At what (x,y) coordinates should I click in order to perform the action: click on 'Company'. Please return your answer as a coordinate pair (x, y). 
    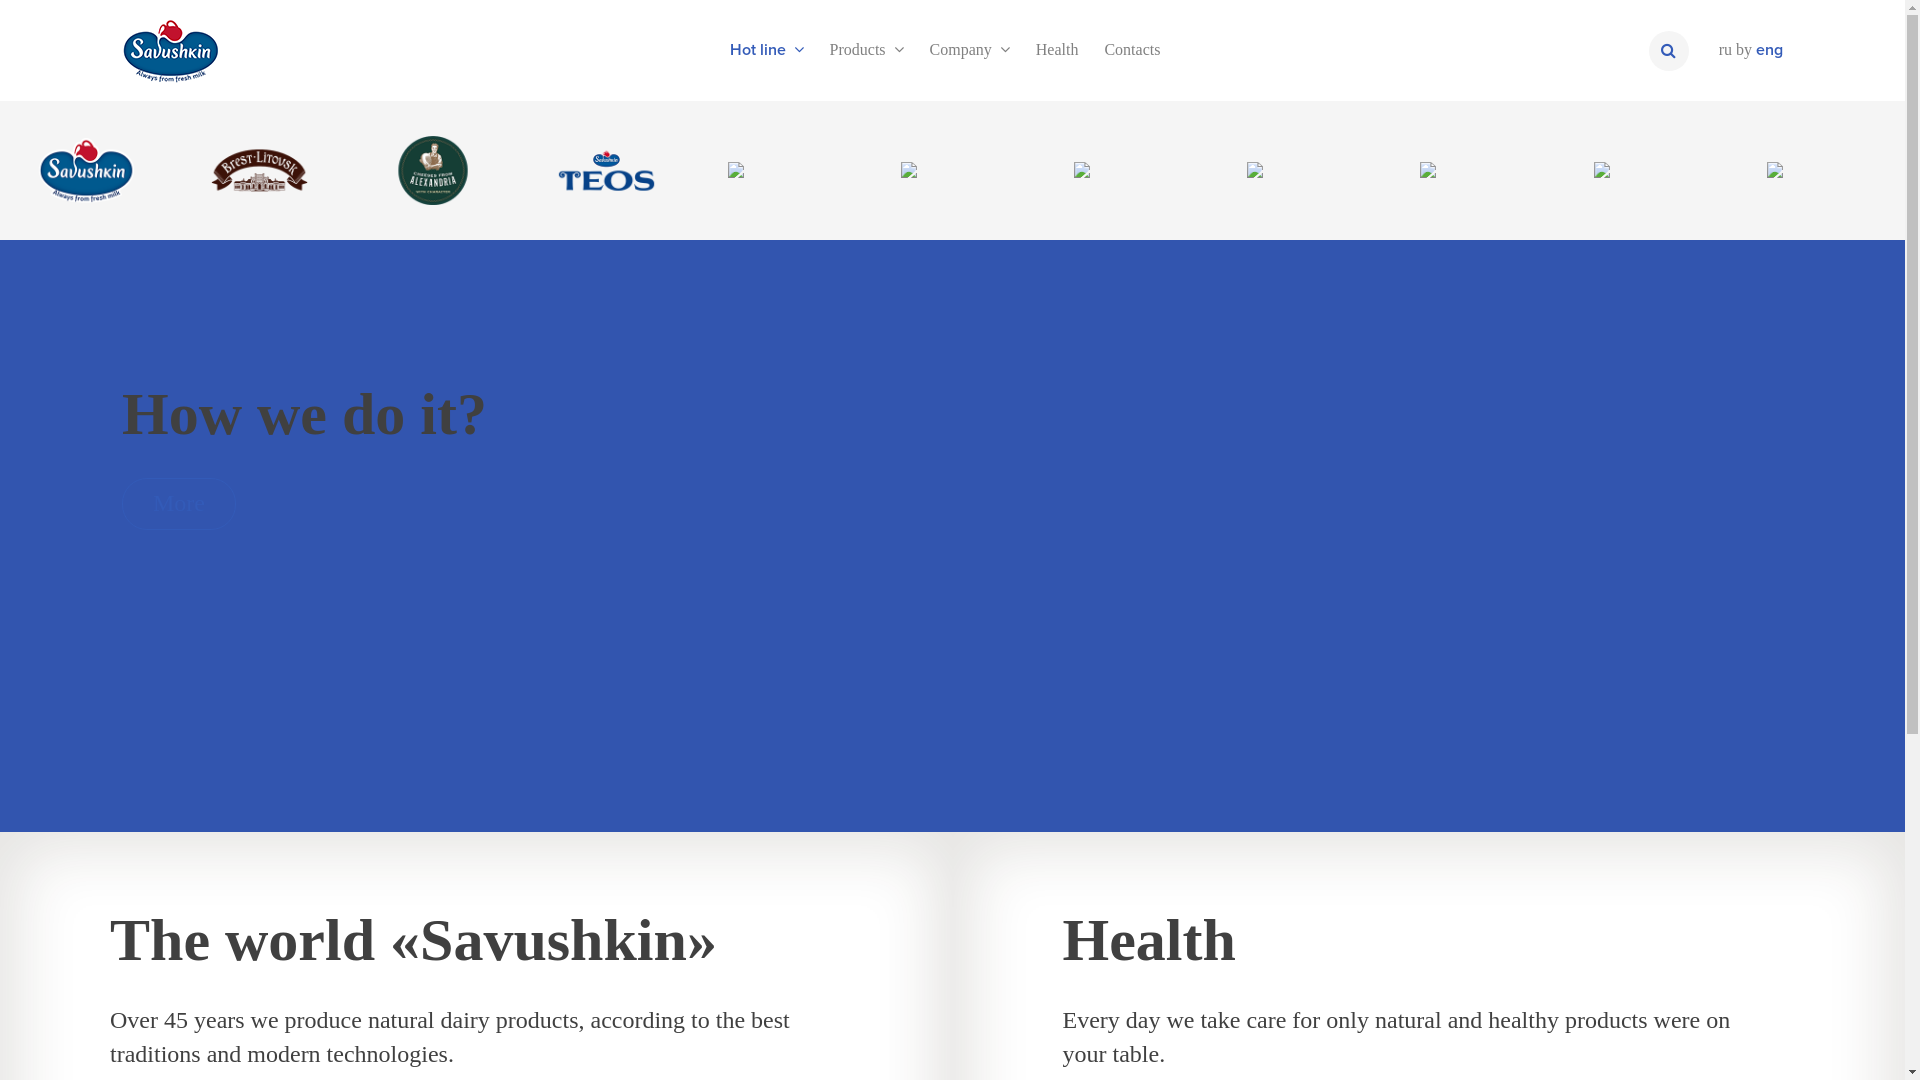
    Looking at the image, I should click on (969, 49).